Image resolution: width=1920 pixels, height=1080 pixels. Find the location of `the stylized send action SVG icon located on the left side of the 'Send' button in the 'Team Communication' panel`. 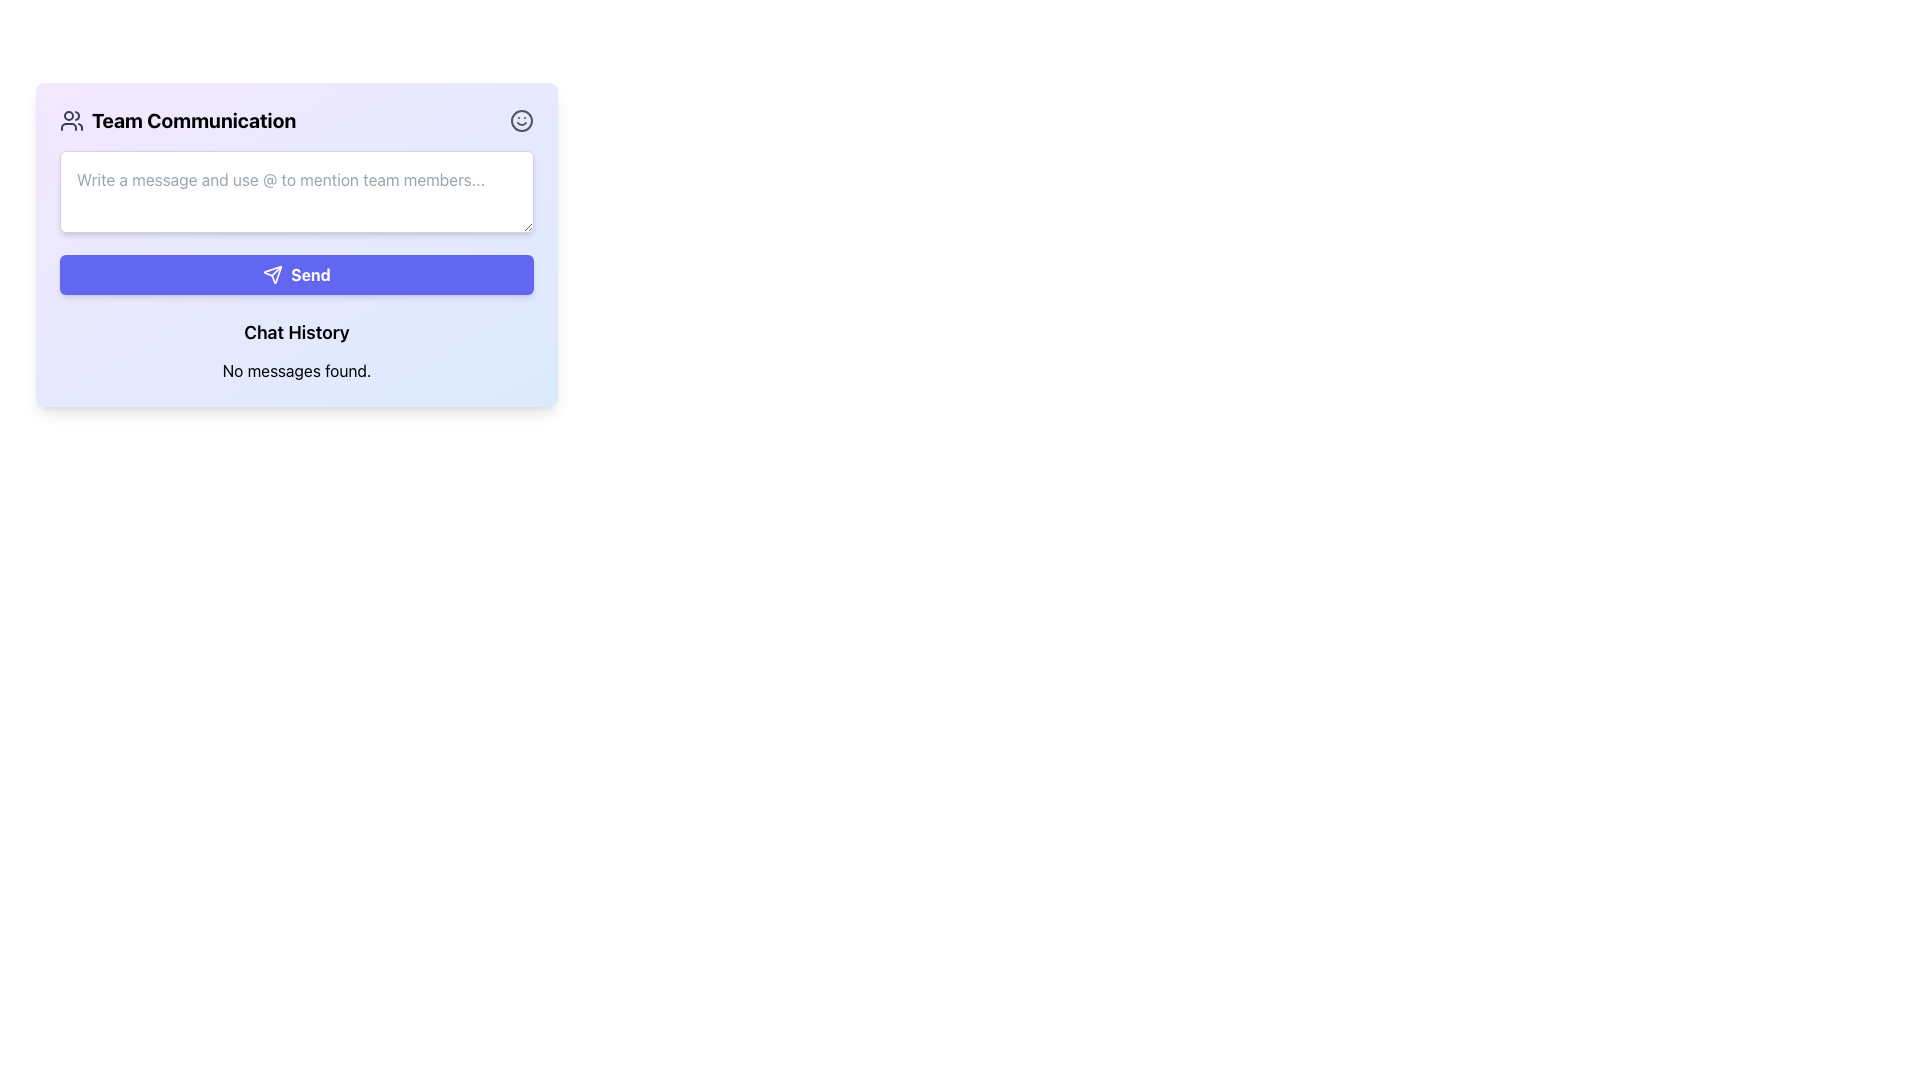

the stylized send action SVG icon located on the left side of the 'Send' button in the 'Team Communication' panel is located at coordinates (272, 274).